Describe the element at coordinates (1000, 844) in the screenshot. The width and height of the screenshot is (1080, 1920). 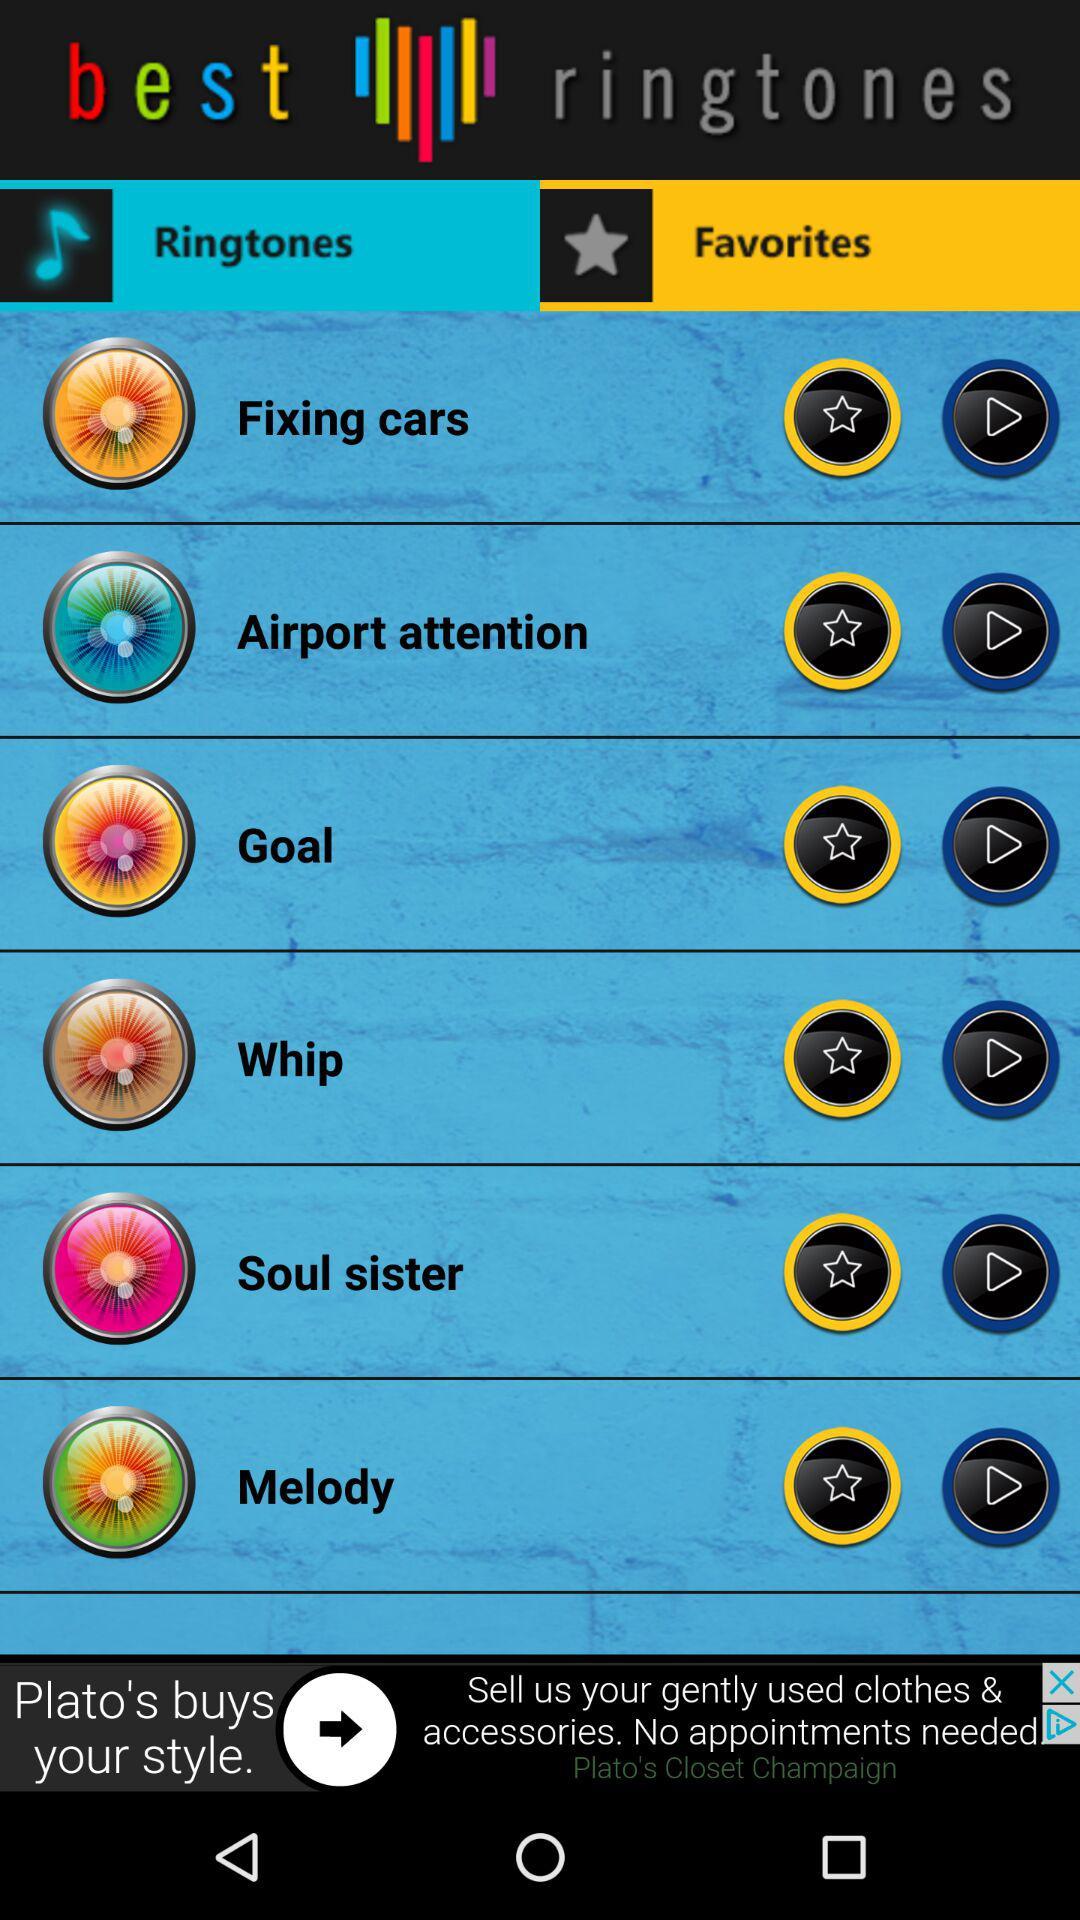
I see `button` at that location.